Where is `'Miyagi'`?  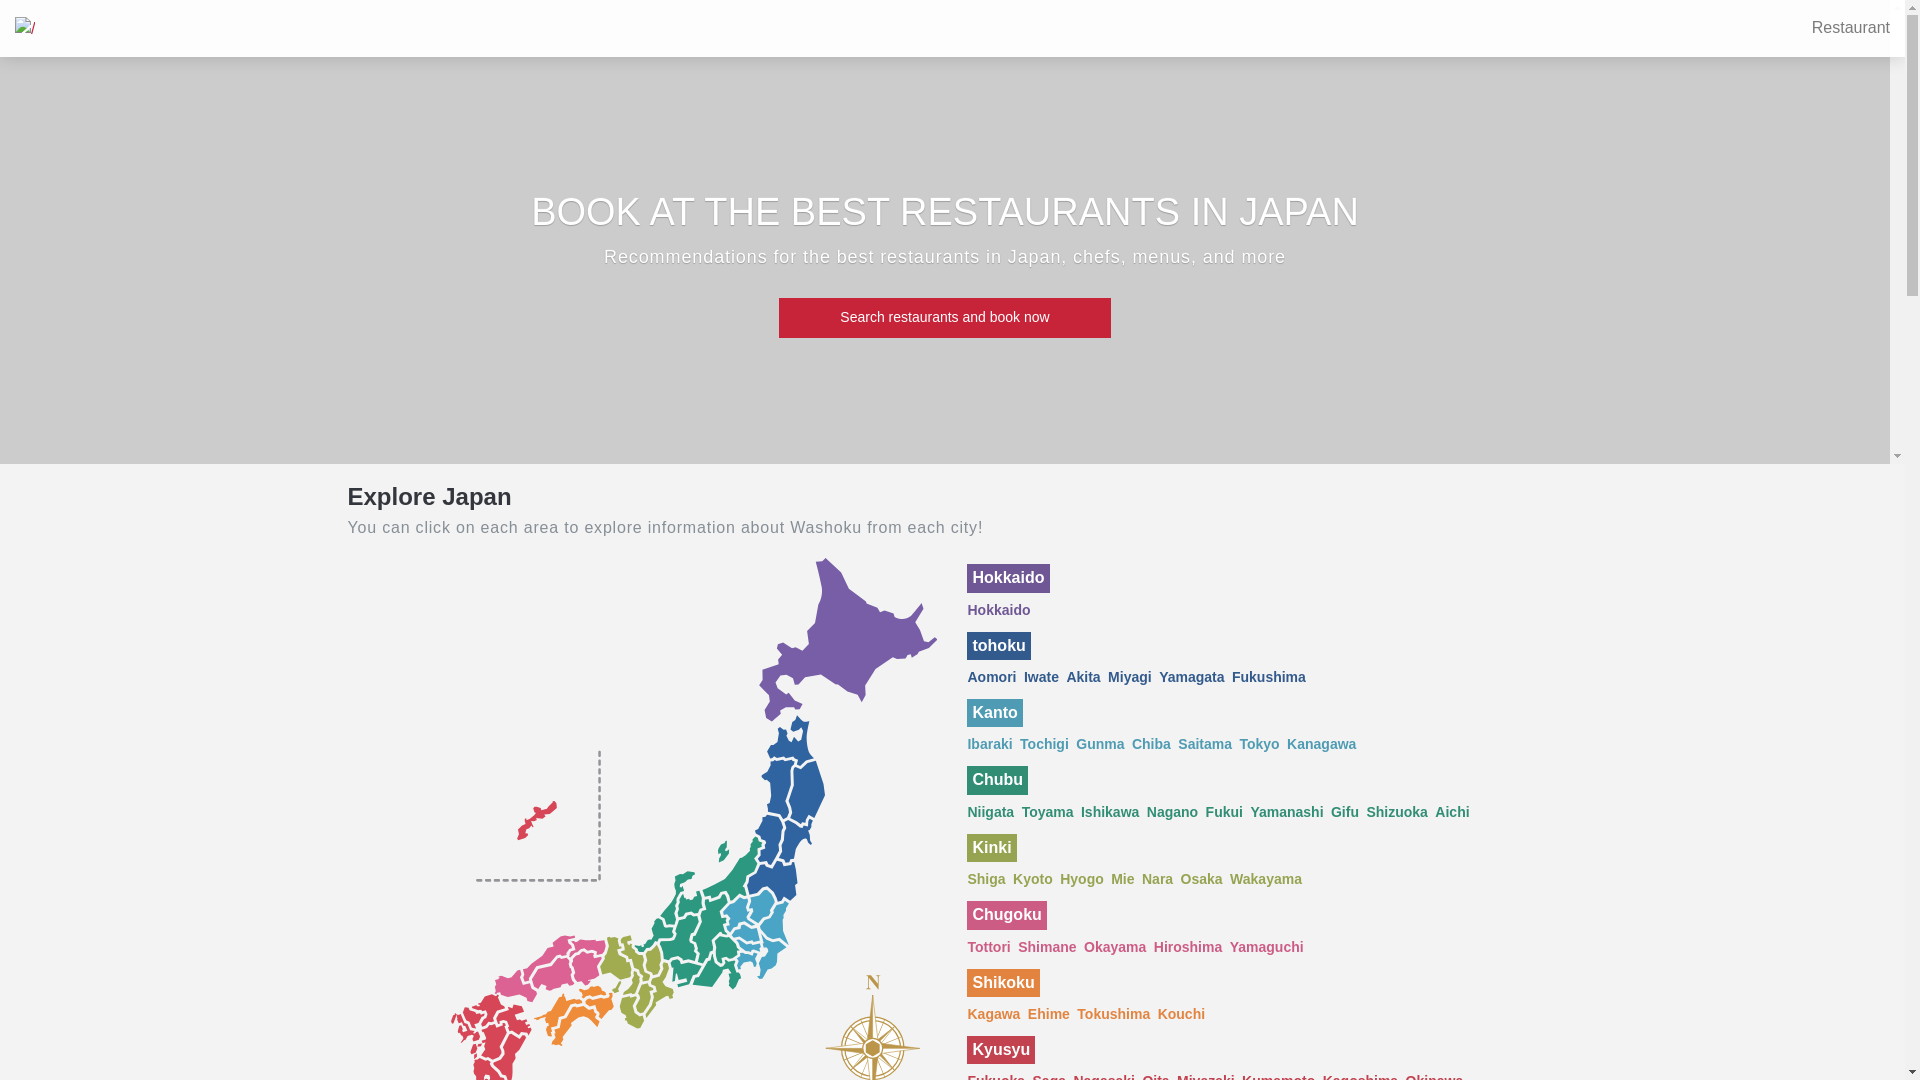 'Miyagi' is located at coordinates (1129, 676).